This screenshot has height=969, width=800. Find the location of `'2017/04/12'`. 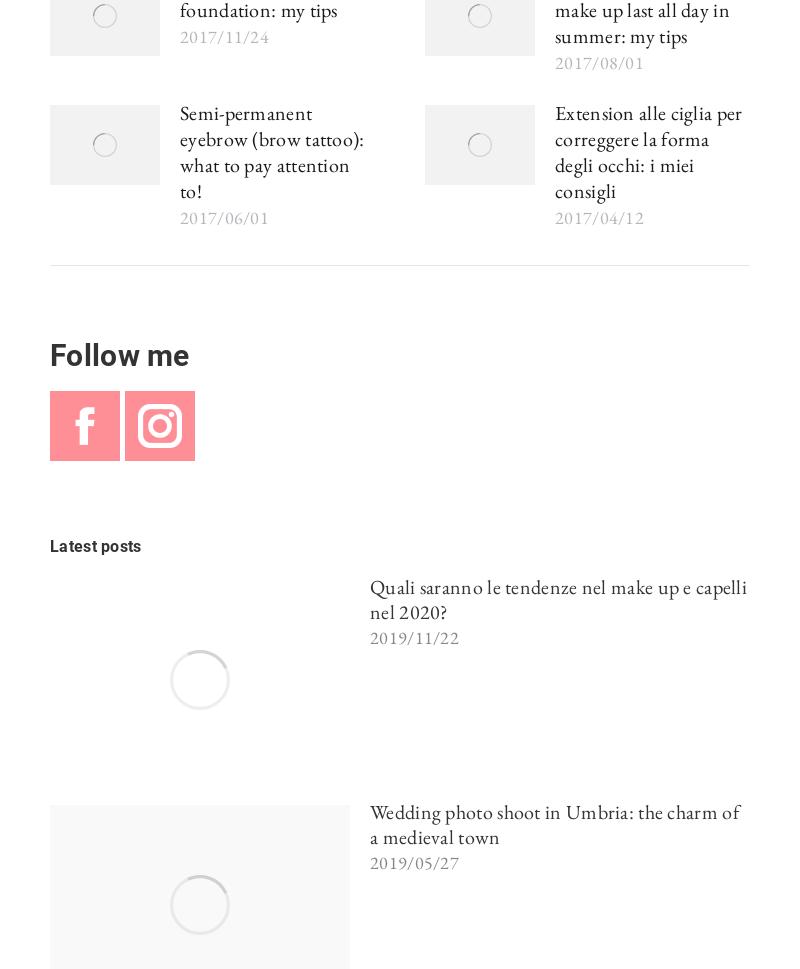

'2017/04/12' is located at coordinates (554, 217).